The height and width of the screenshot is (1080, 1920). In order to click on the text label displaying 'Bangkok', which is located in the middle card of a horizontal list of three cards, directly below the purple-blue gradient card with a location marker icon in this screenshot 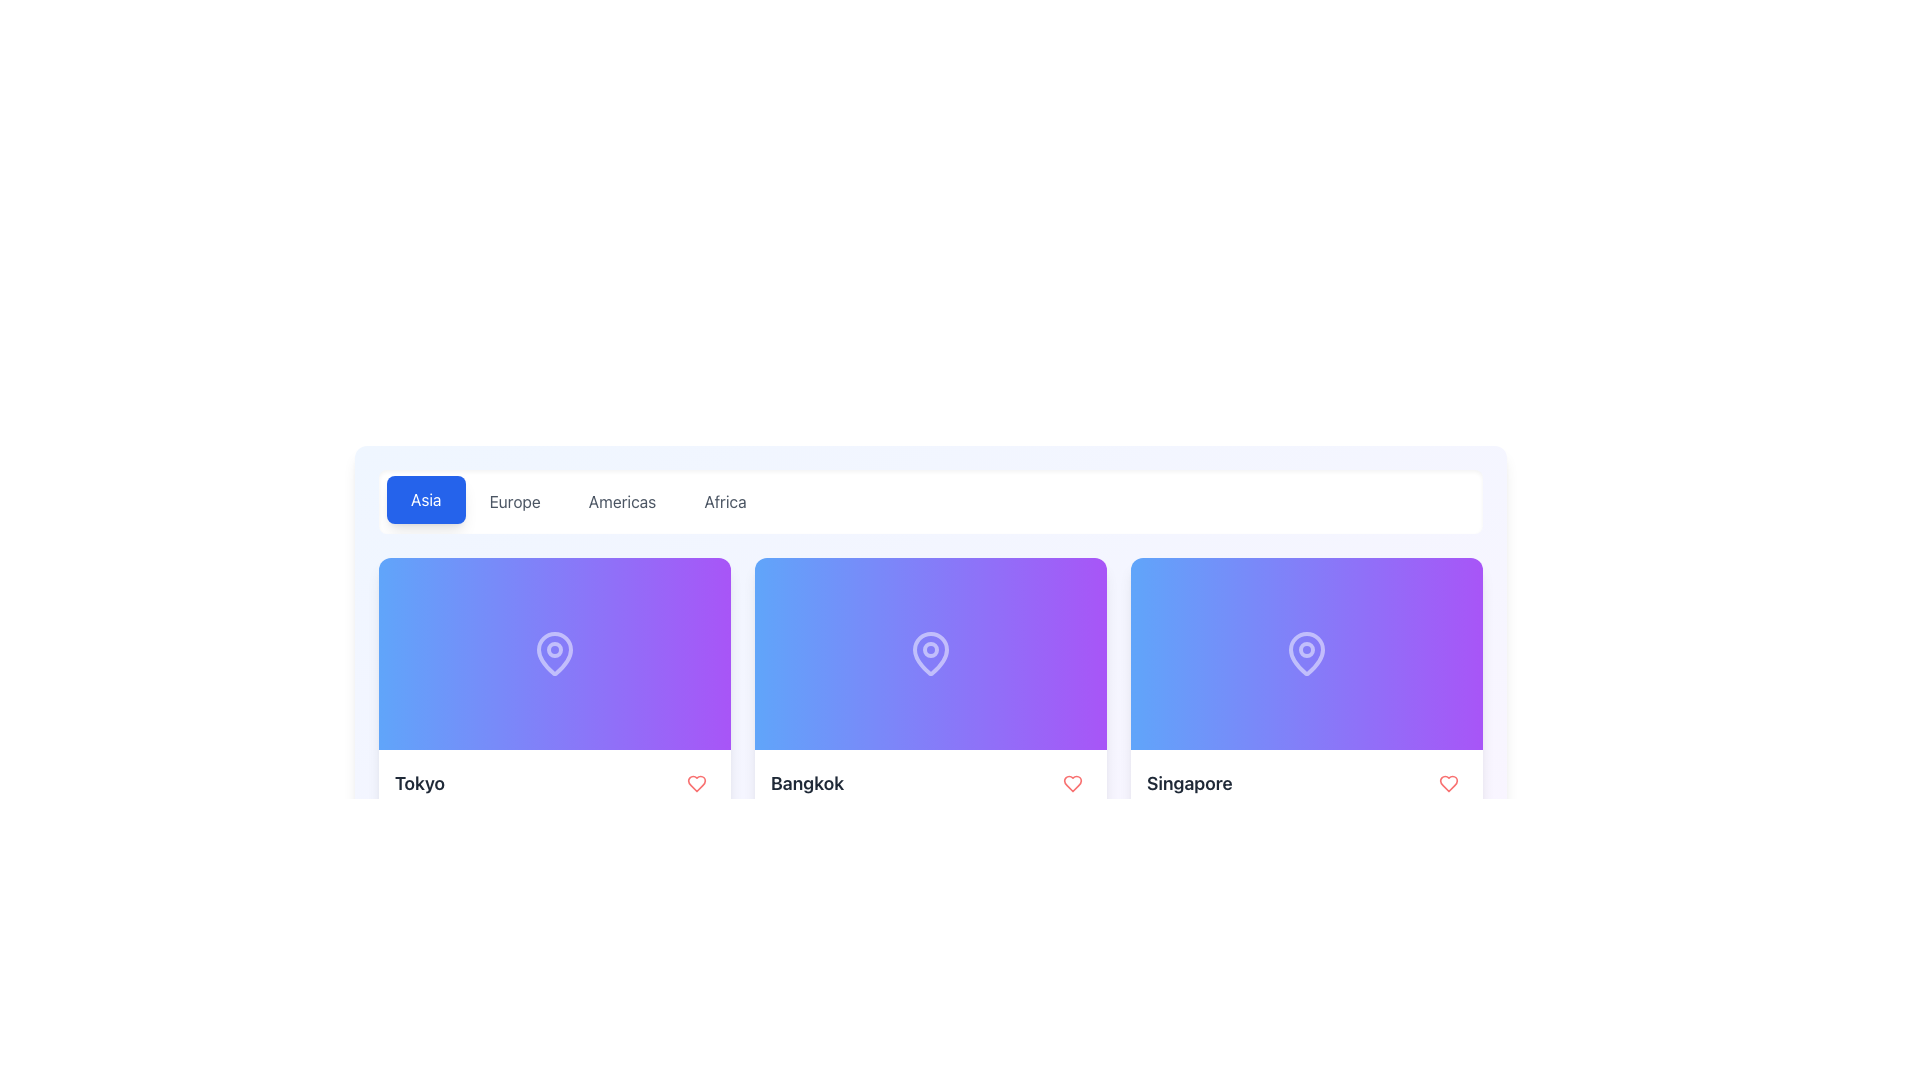, I will do `click(807, 782)`.